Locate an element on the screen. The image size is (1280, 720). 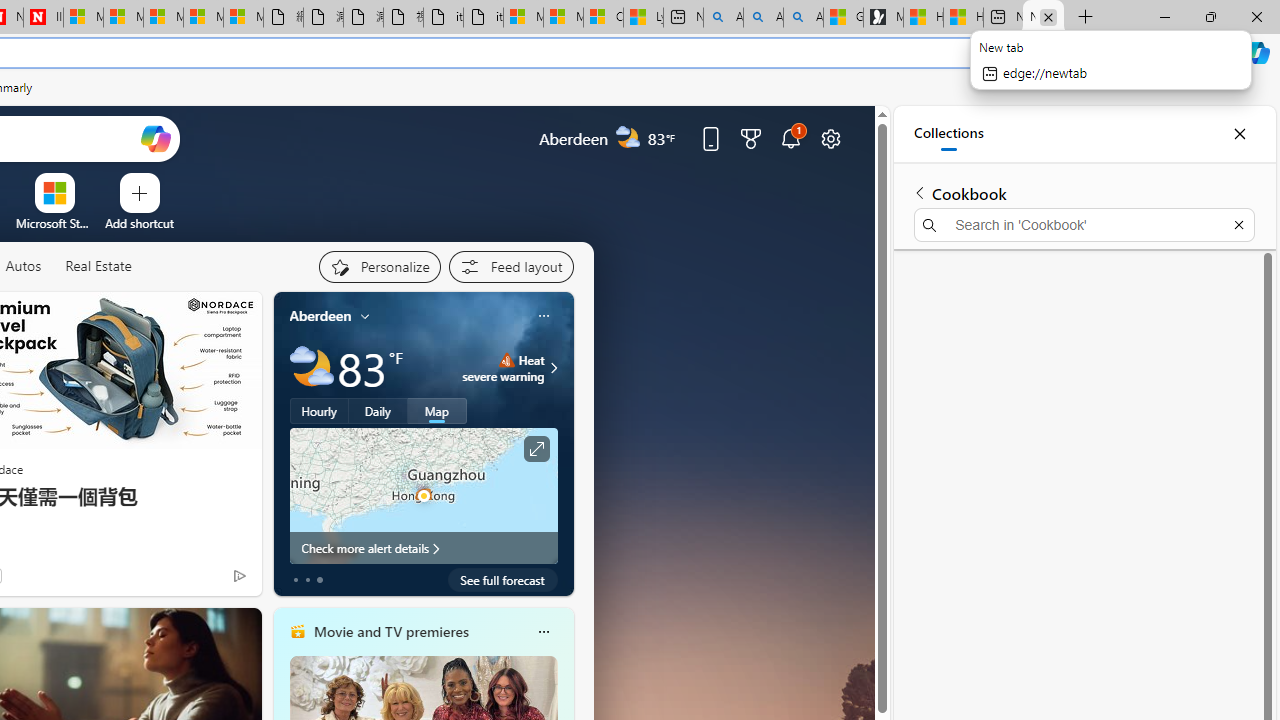
'Partly cloudy' is located at coordinates (310, 368).